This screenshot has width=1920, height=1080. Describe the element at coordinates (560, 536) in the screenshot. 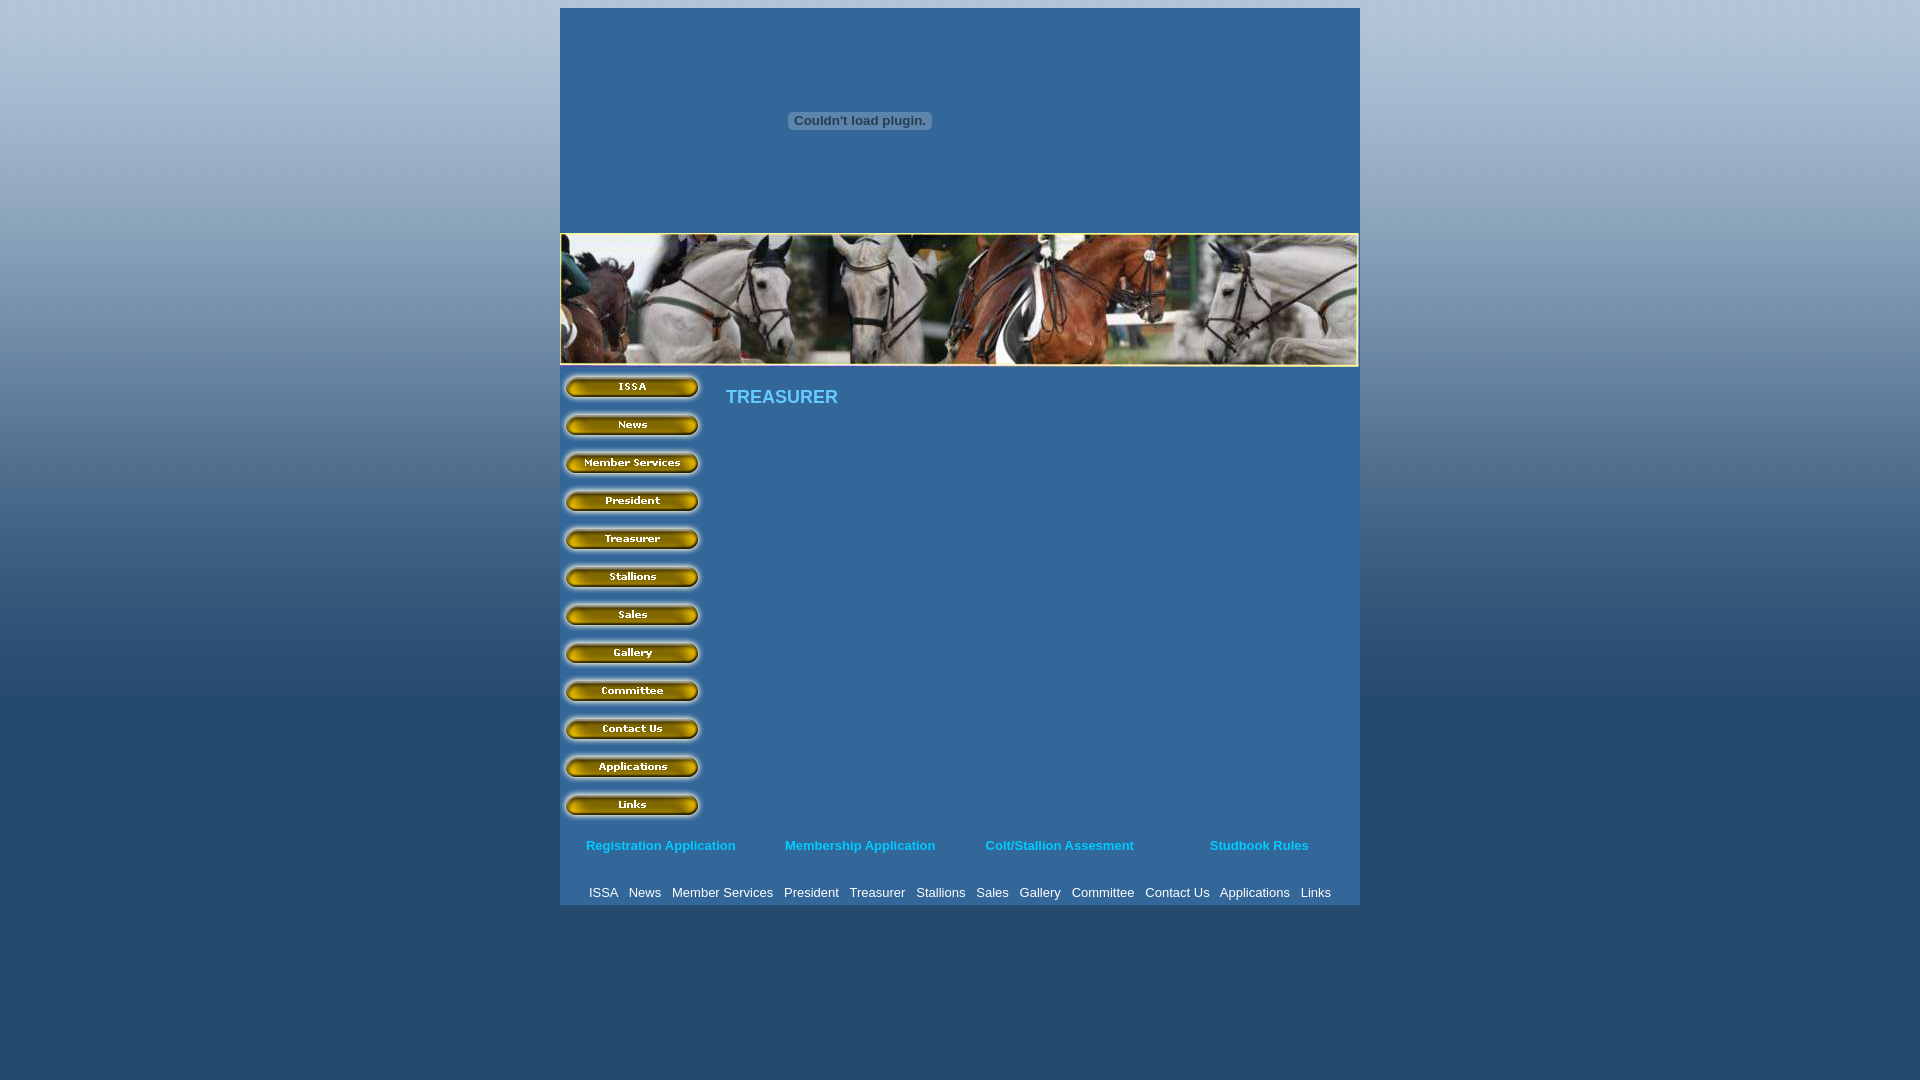

I see `'Treasurer'` at that location.